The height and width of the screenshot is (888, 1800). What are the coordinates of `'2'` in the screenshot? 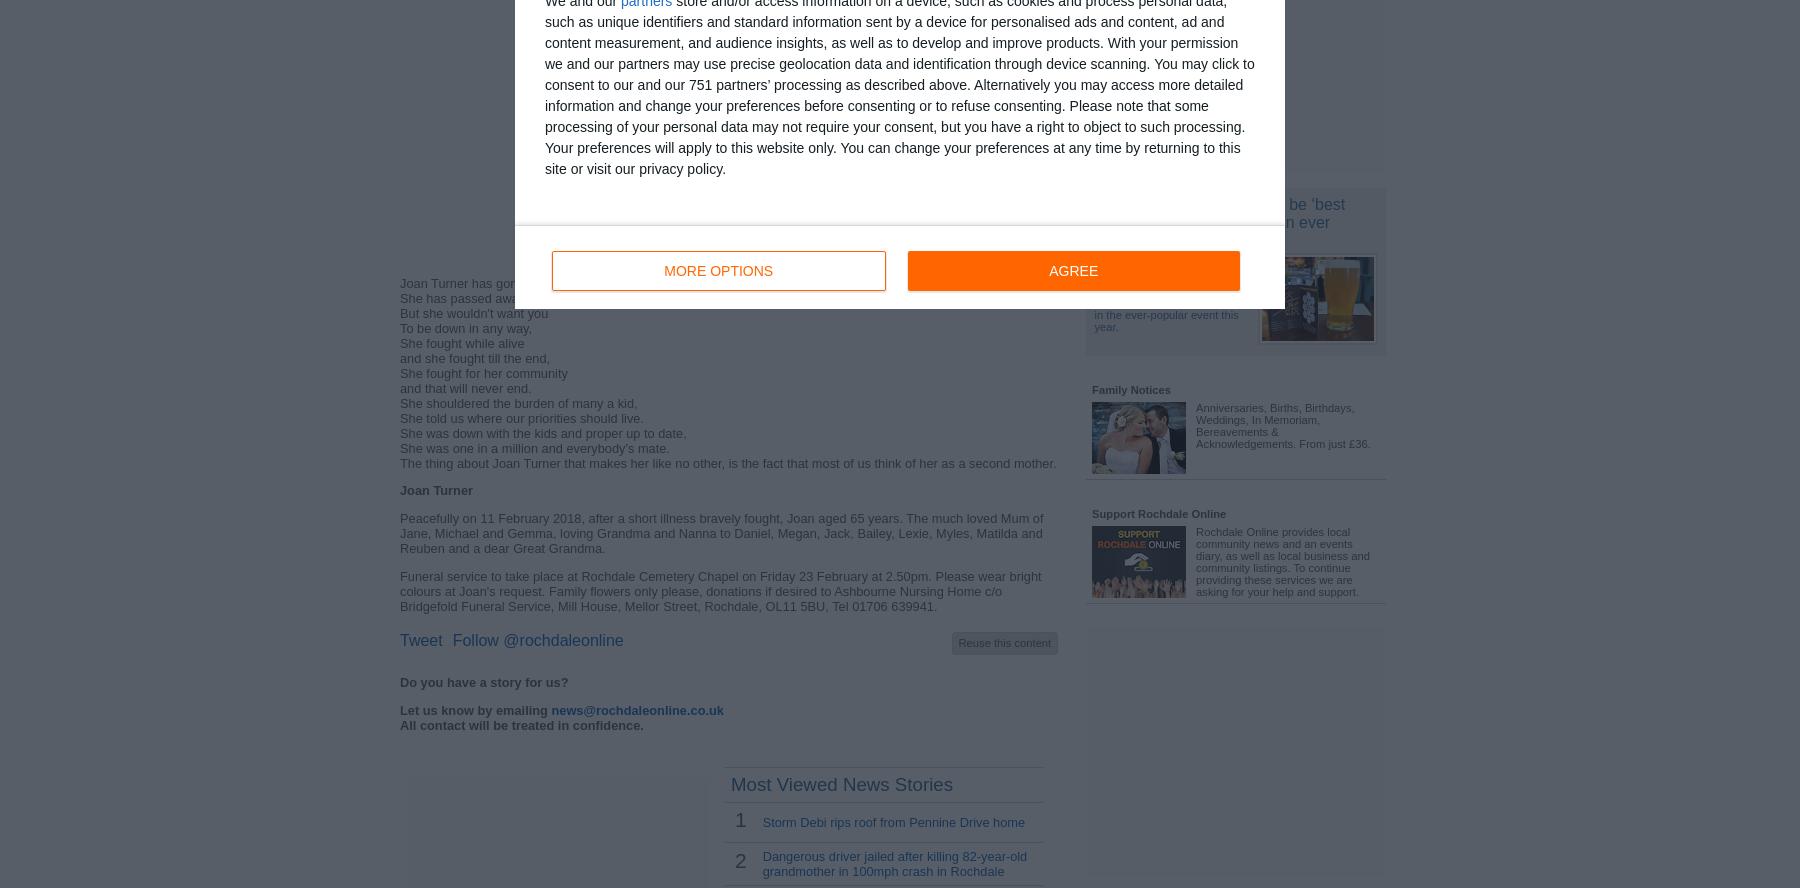 It's located at (738, 859).